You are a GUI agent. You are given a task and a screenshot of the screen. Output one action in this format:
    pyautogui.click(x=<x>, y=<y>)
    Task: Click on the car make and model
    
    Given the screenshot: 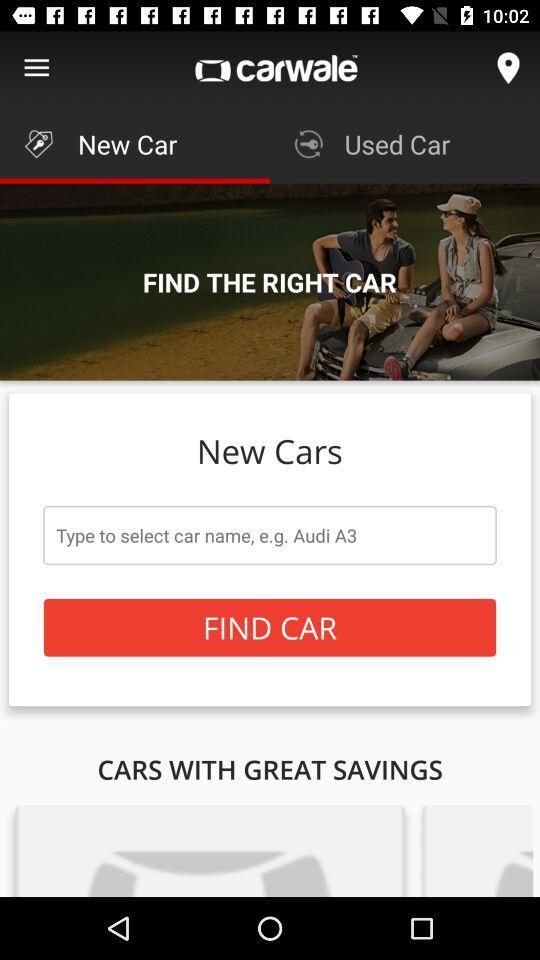 What is the action you would take?
    pyautogui.click(x=270, y=534)
    